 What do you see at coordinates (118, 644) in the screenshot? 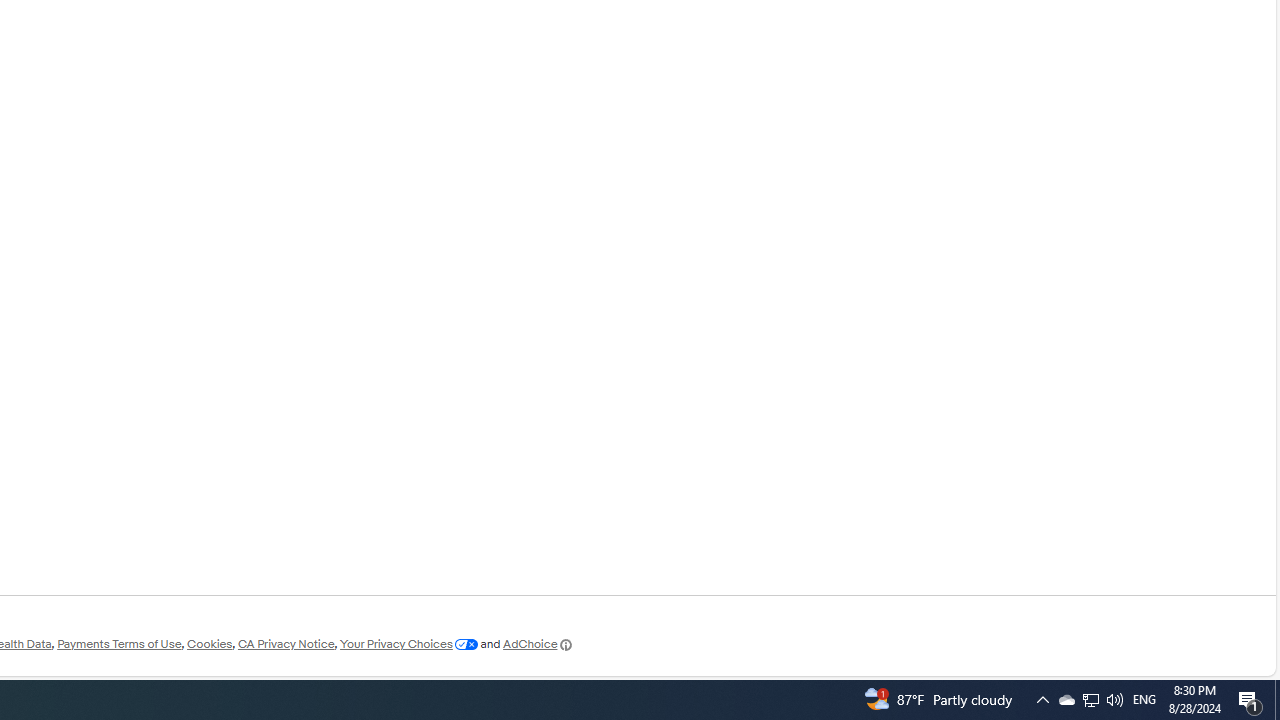
I see `'Payments Terms of Use'` at bounding box center [118, 644].